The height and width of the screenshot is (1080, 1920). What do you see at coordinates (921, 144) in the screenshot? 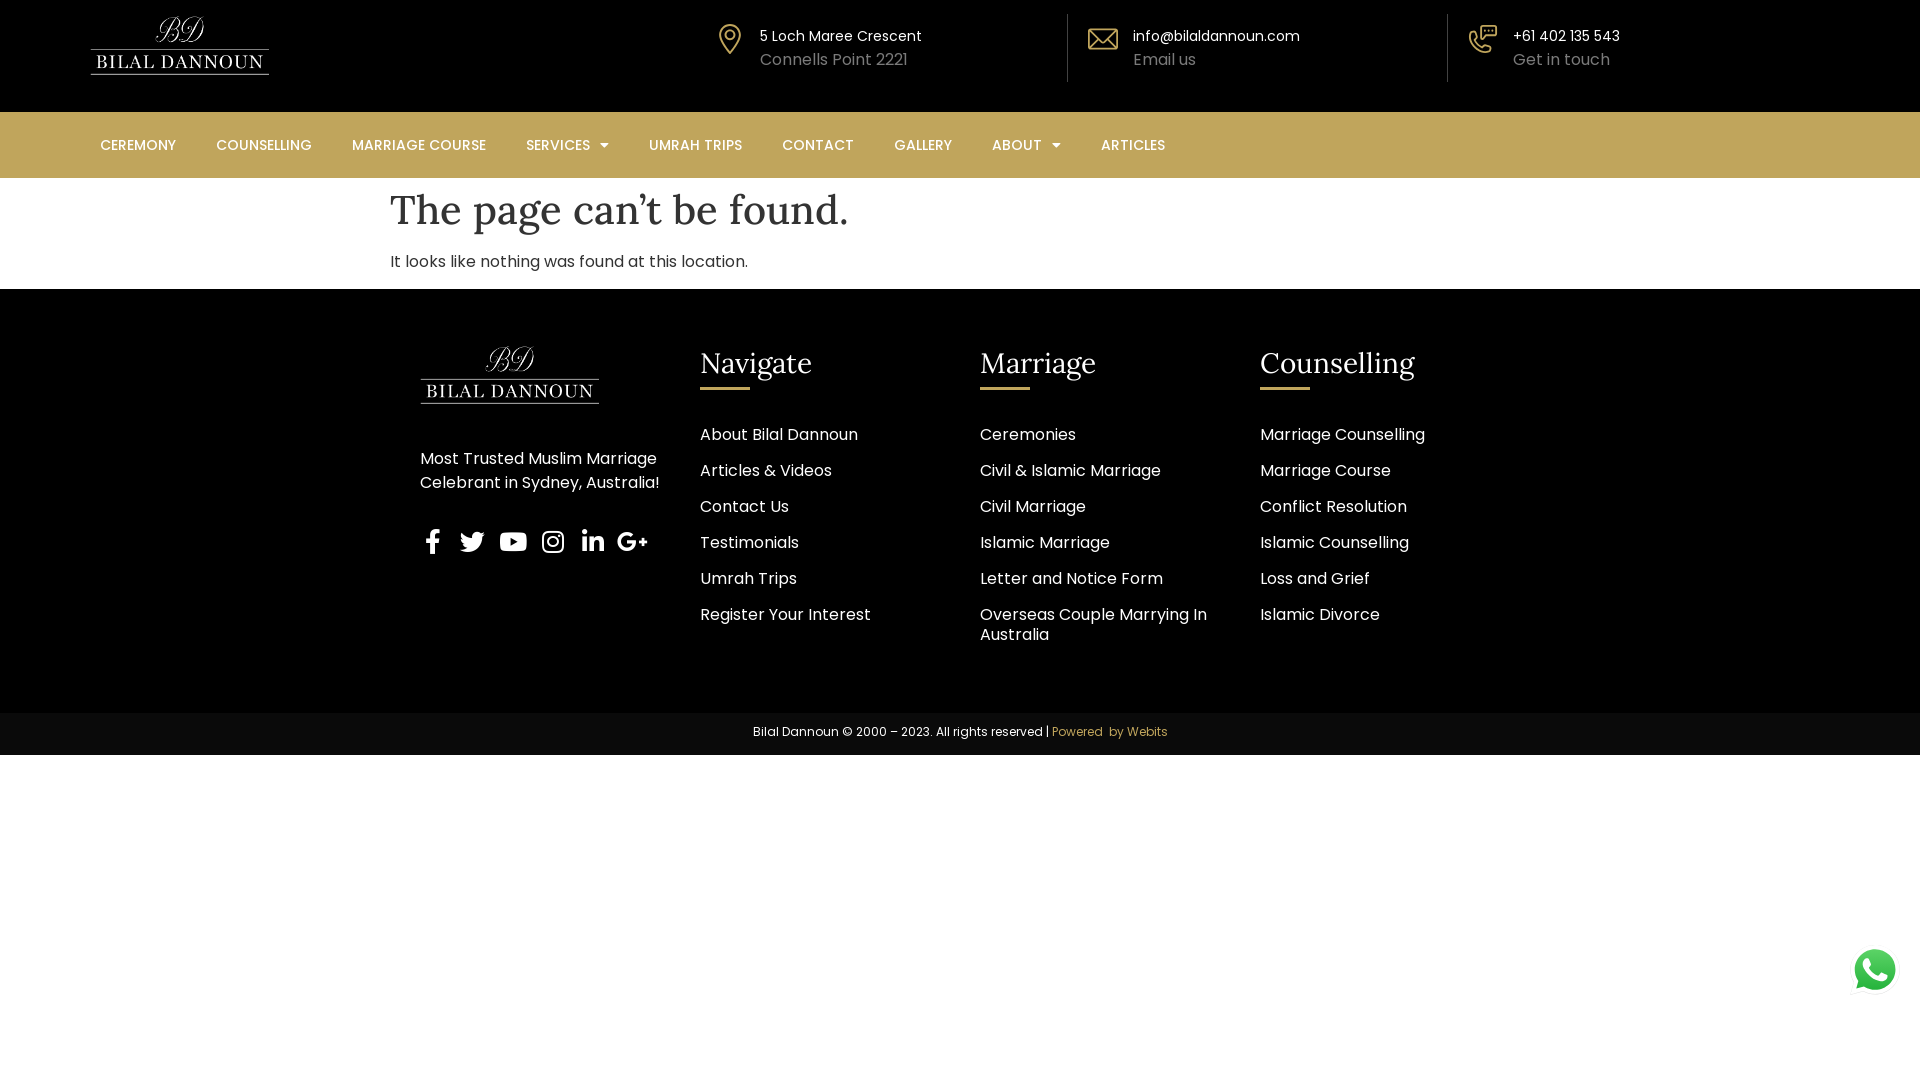
I see `'GALLERY'` at bounding box center [921, 144].